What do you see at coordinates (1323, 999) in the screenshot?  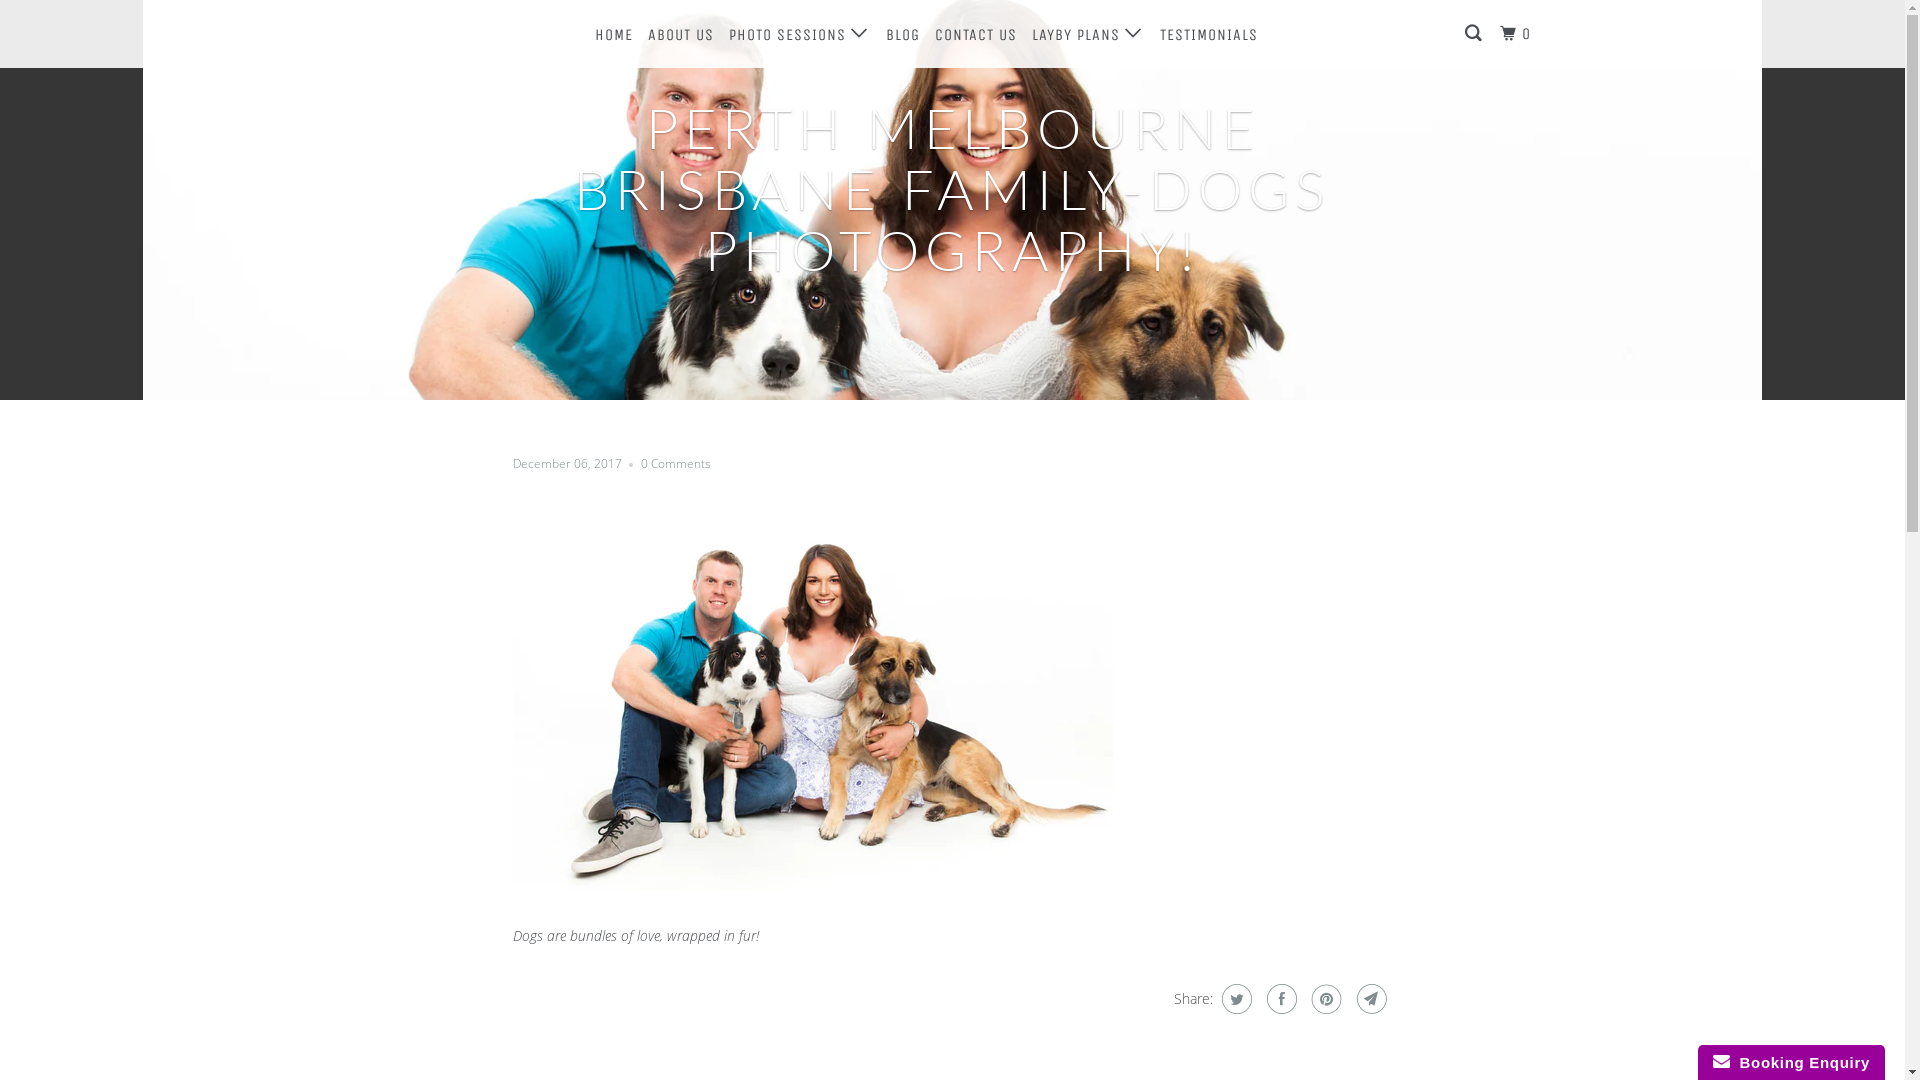 I see `'Share this on Pinterest'` at bounding box center [1323, 999].